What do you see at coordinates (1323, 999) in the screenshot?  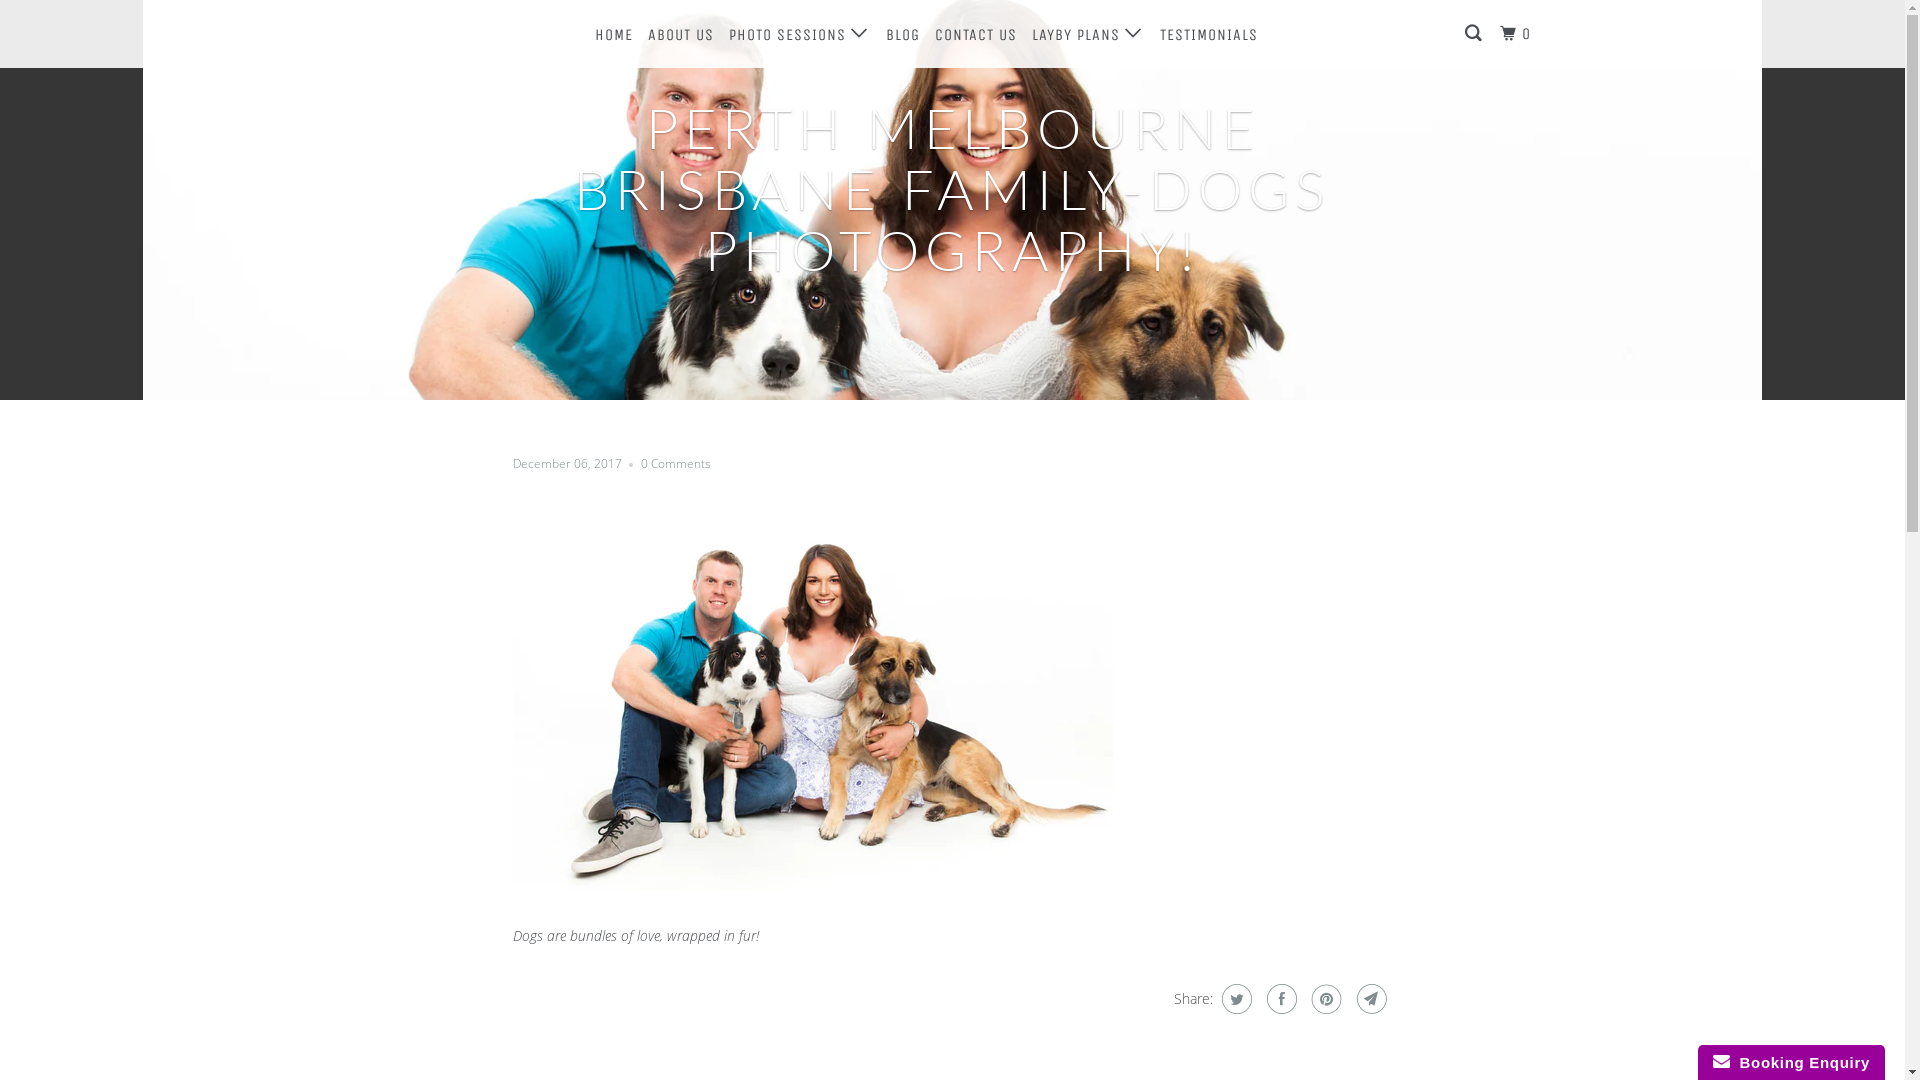 I see `'Share this on Pinterest'` at bounding box center [1323, 999].